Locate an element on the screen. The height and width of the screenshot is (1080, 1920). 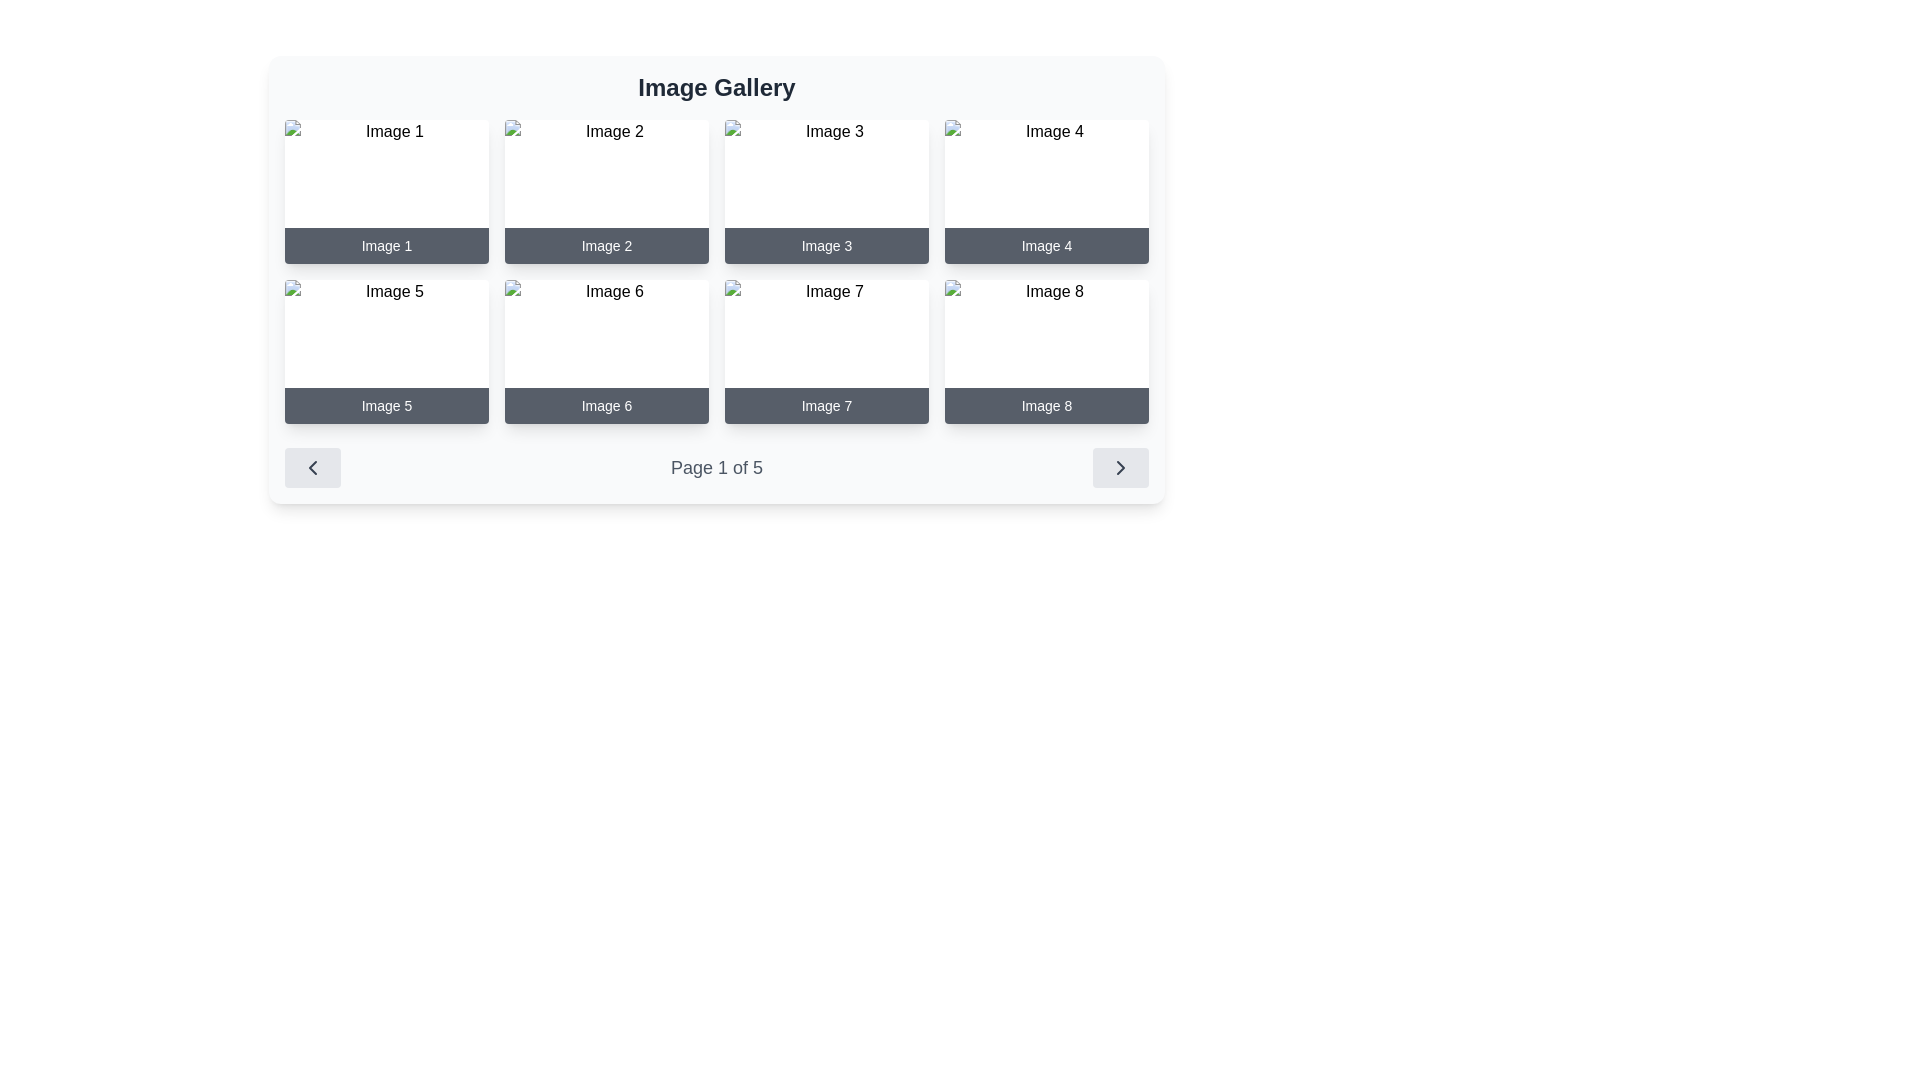
the backward navigation icon located at the bottom-left corner of the interface is located at coordinates (311, 467).